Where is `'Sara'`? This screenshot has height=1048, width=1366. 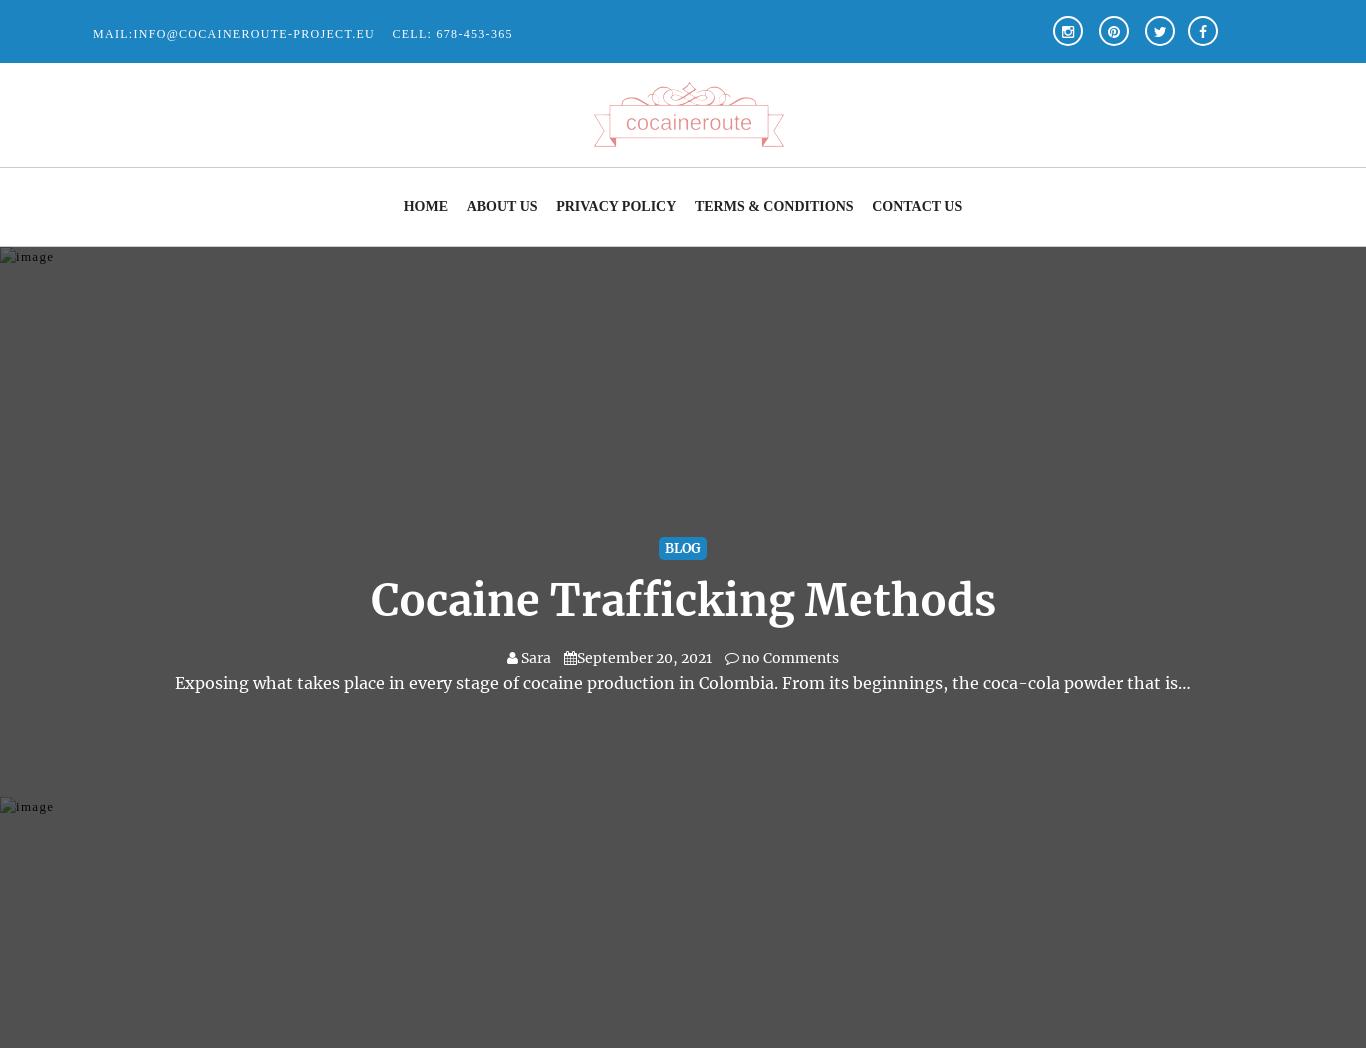 'Sara' is located at coordinates (536, 658).